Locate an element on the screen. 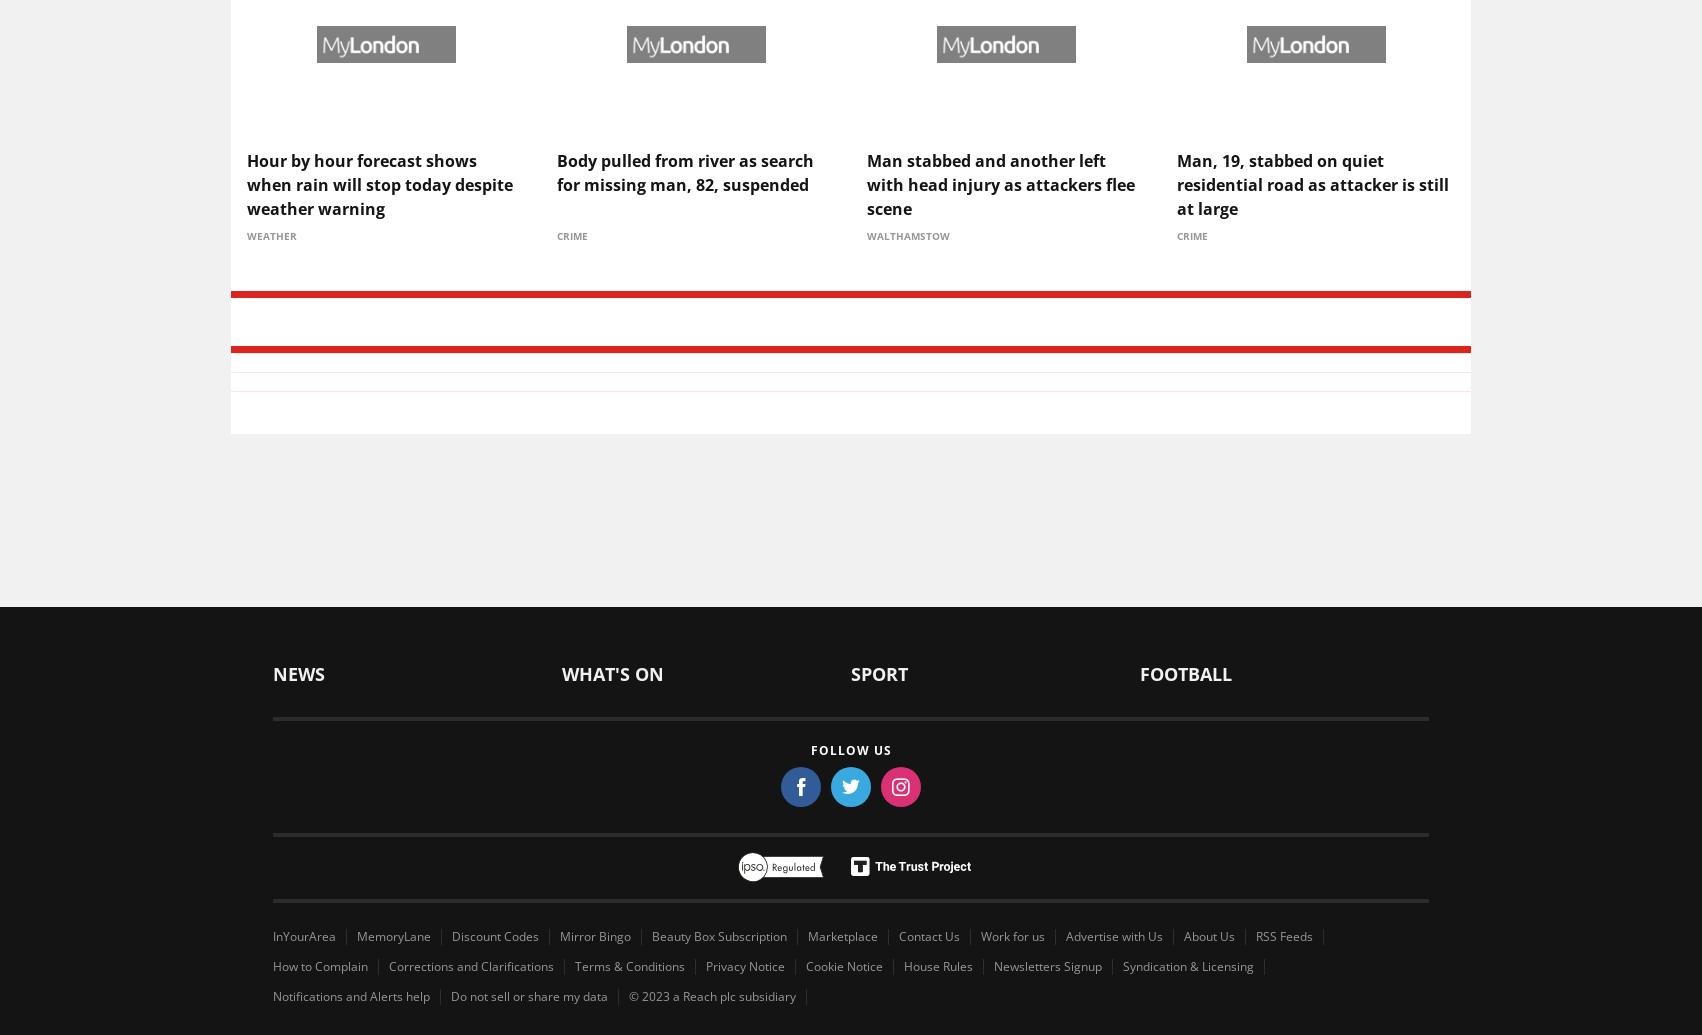  '© 2023 a Reach plc subsidiary' is located at coordinates (711, 994).